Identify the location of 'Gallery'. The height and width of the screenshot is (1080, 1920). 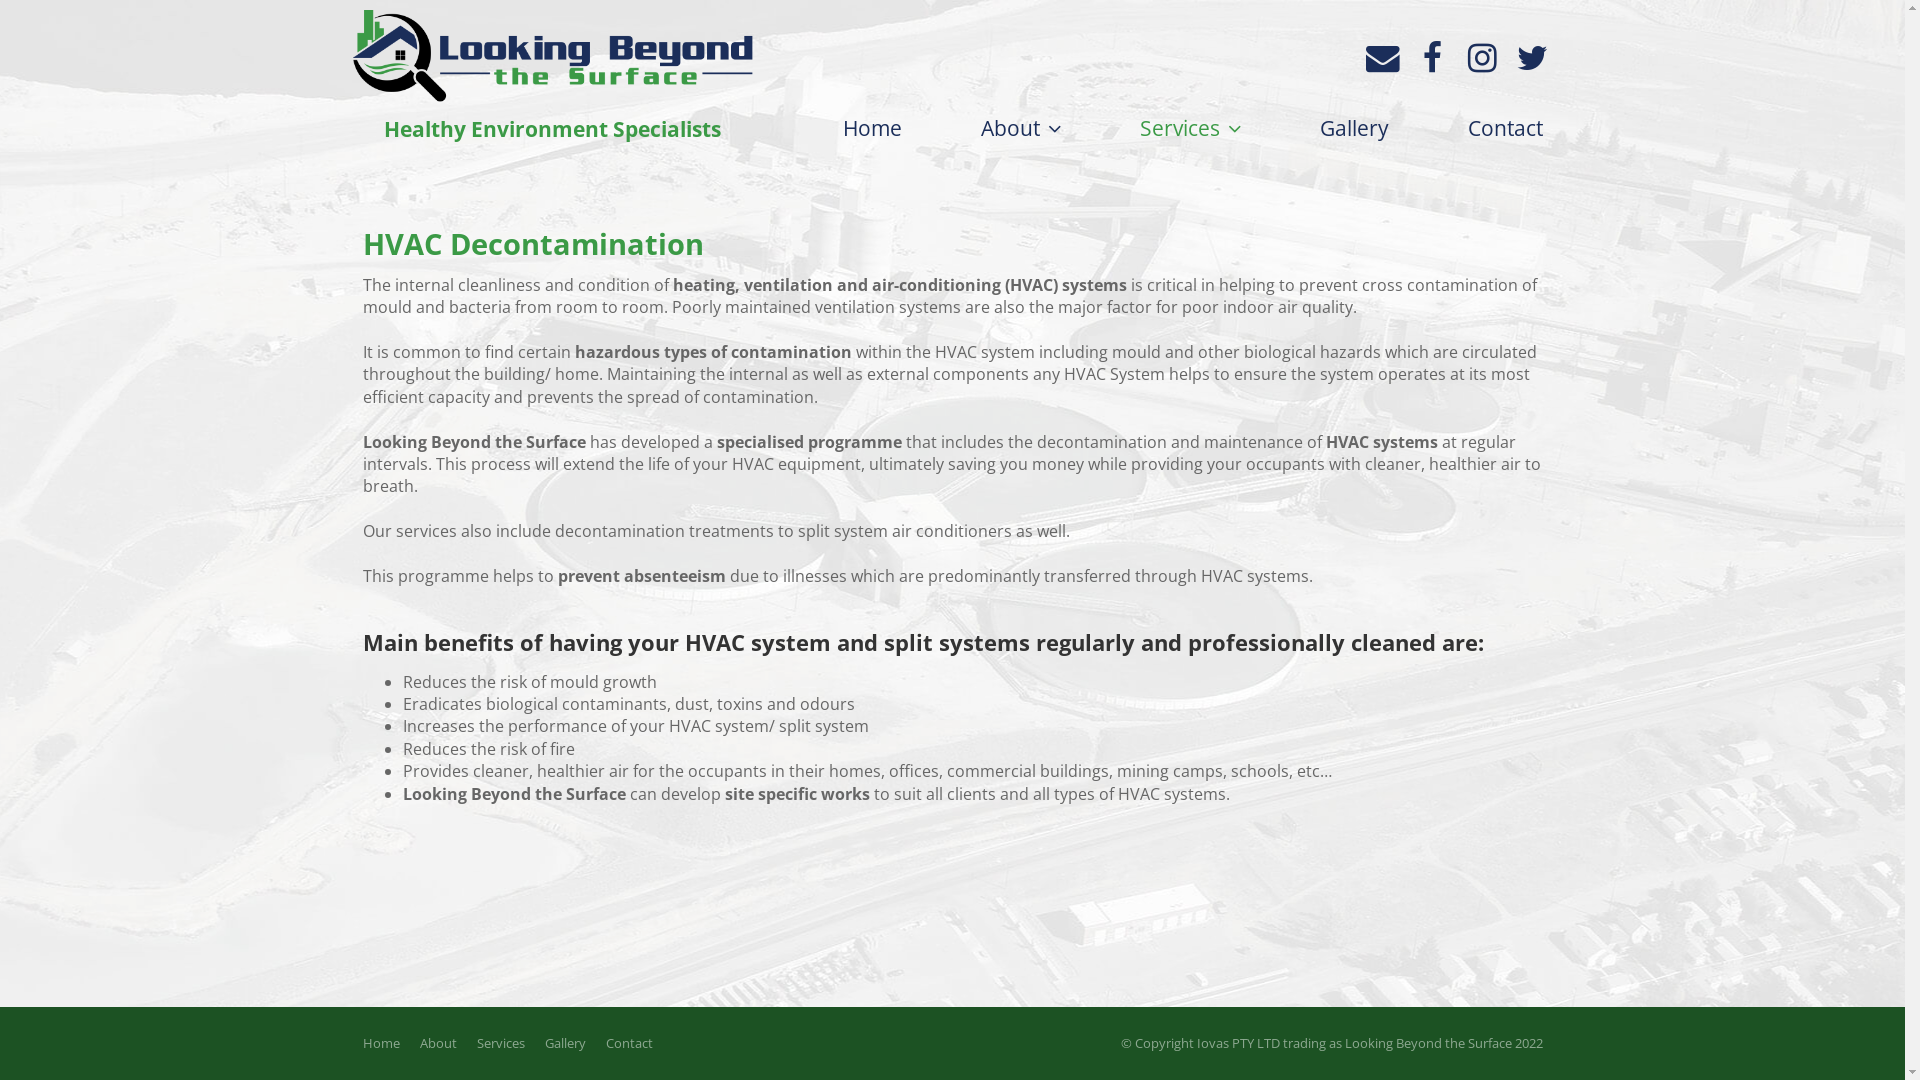
(1354, 127).